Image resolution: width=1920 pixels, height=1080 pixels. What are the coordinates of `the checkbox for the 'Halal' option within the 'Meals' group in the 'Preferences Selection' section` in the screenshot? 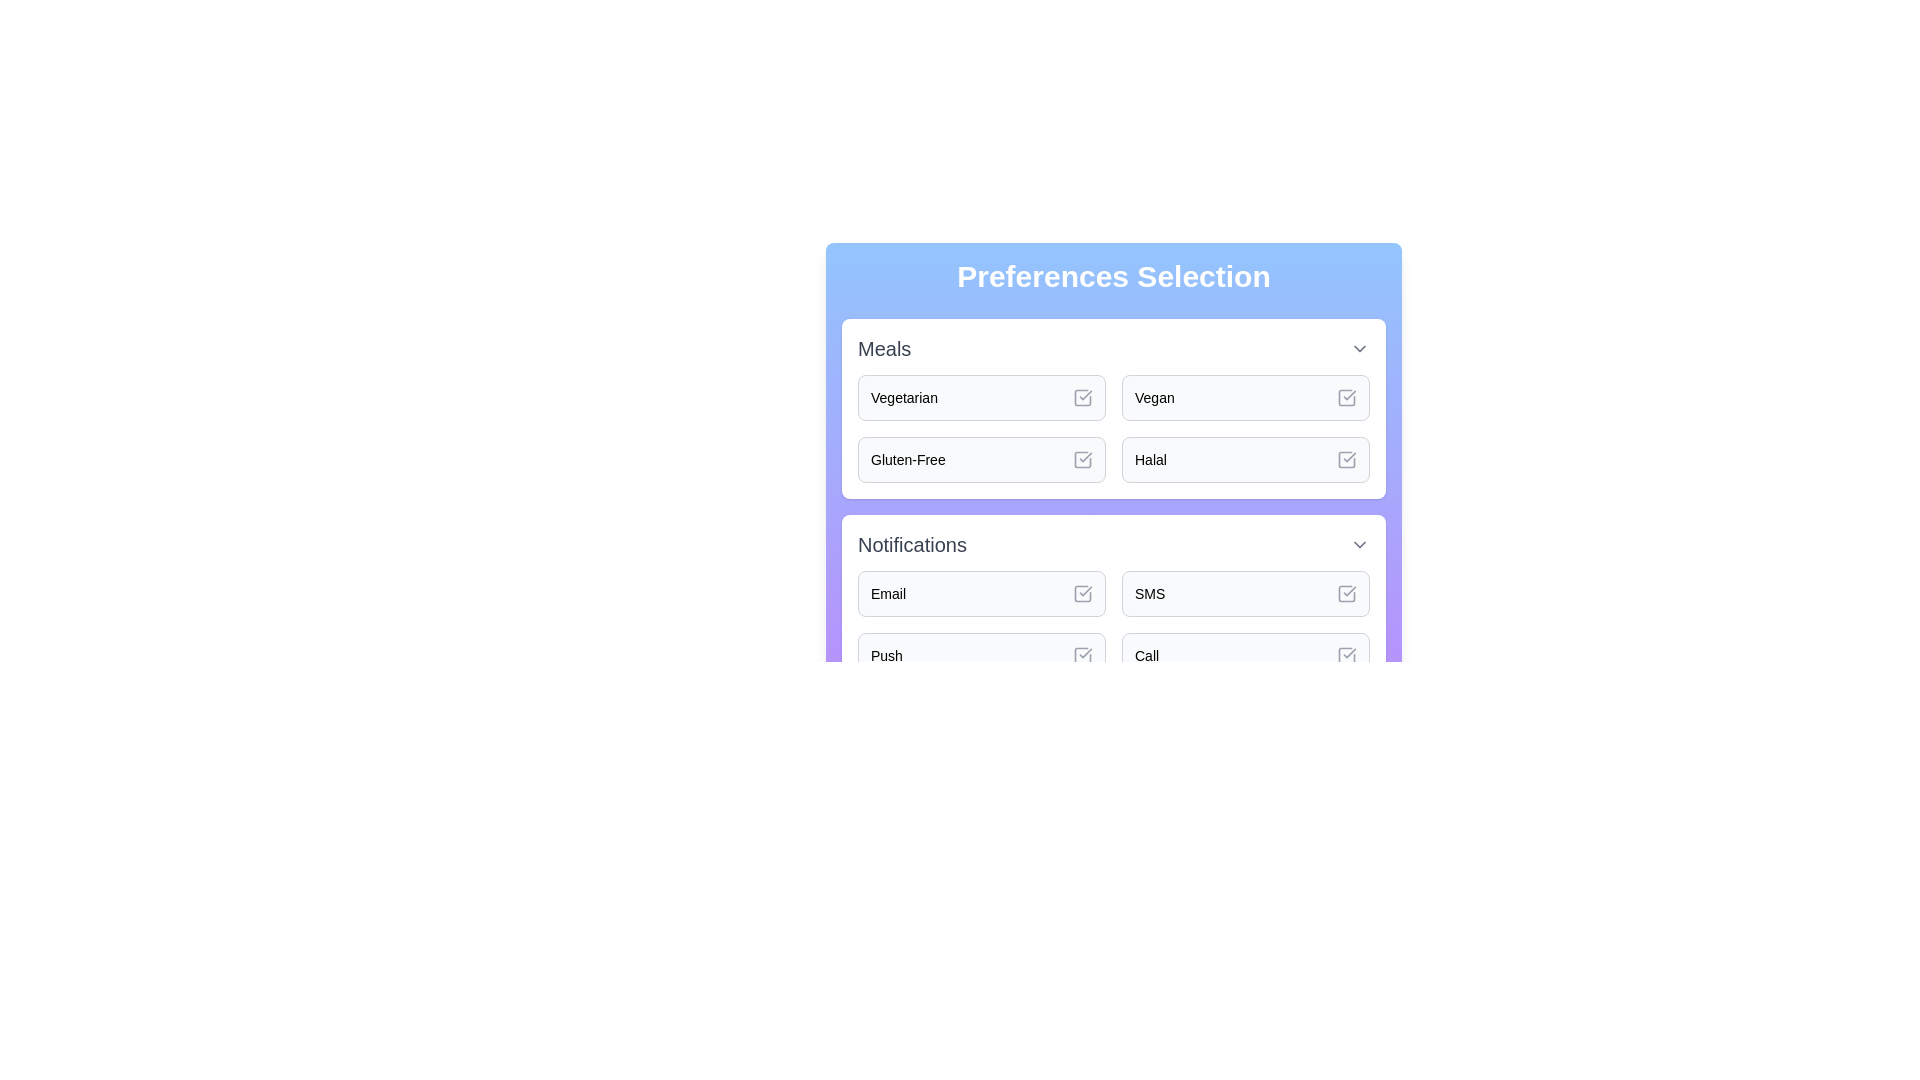 It's located at (1347, 459).